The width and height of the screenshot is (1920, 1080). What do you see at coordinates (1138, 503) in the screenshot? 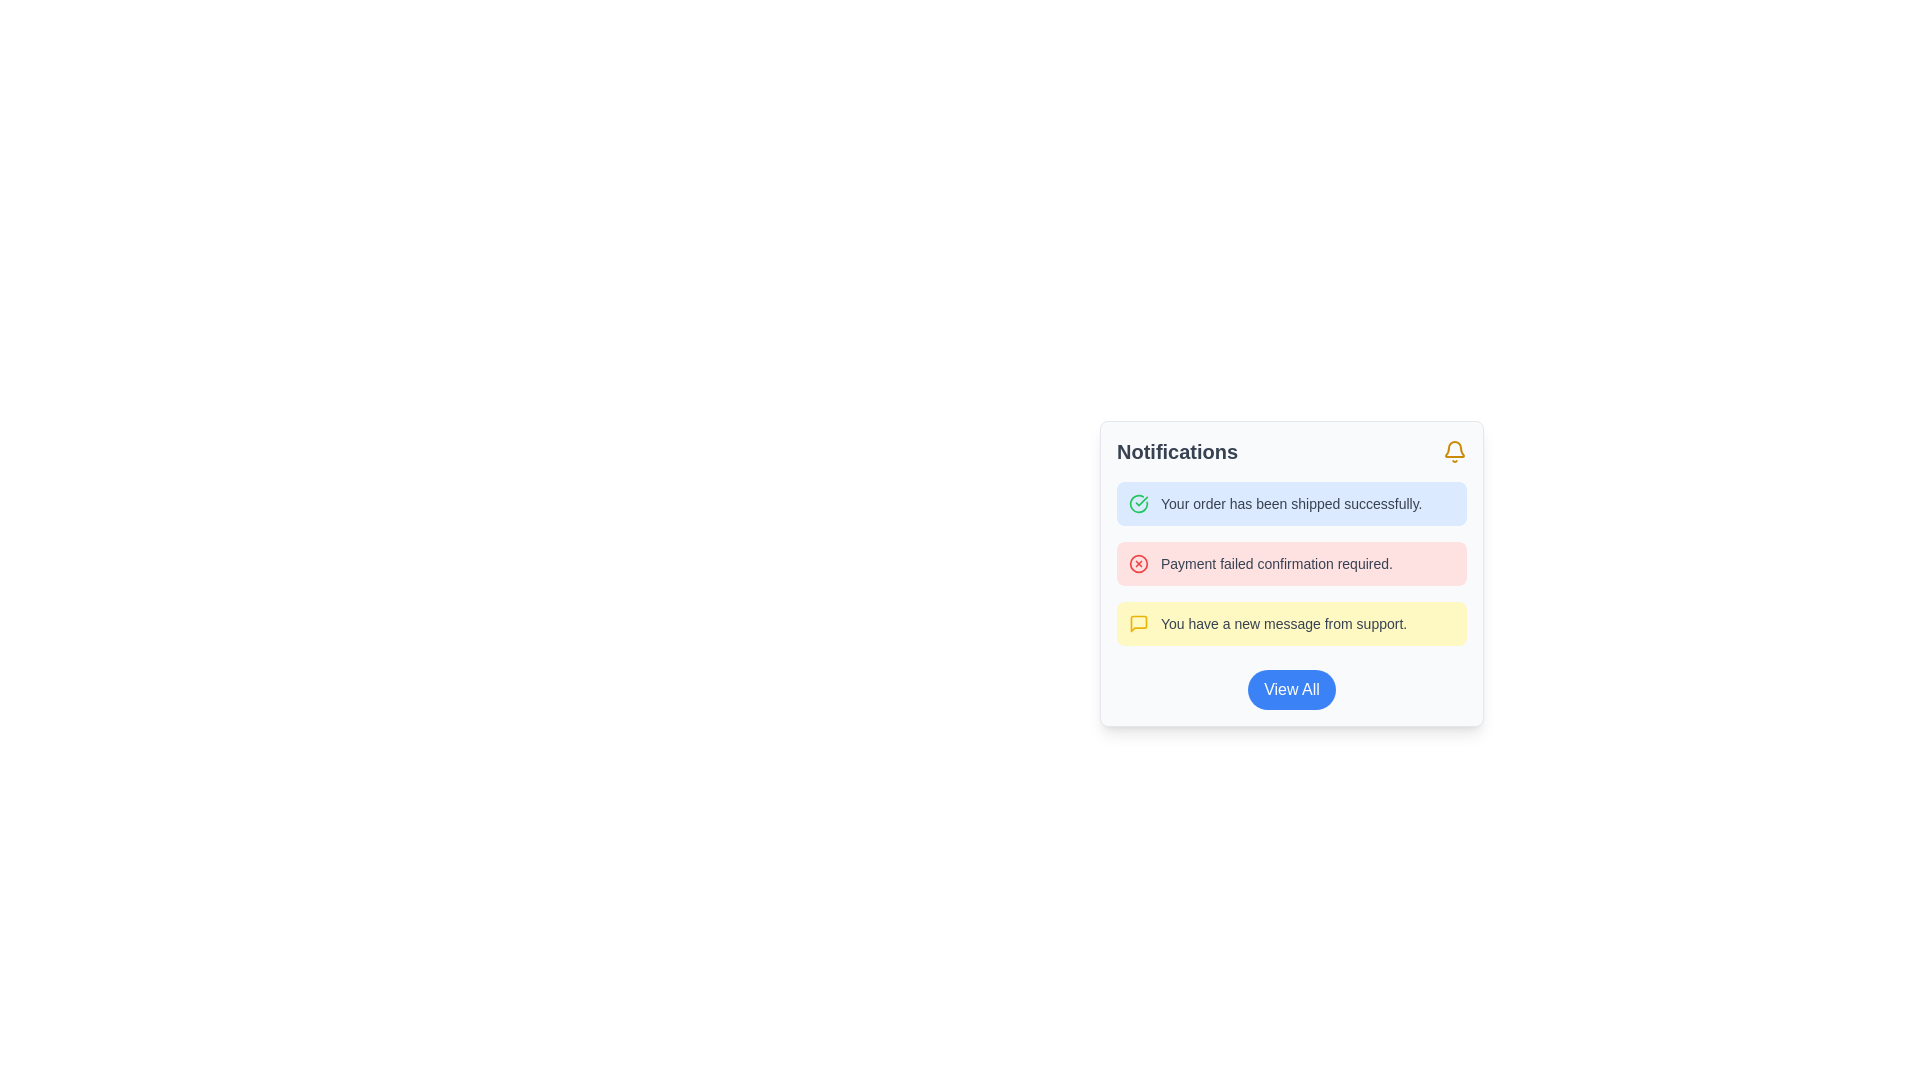
I see `the green circular icon with a check mark, located to the left of the text 'Your order has been shipped successfully.'` at bounding box center [1138, 503].